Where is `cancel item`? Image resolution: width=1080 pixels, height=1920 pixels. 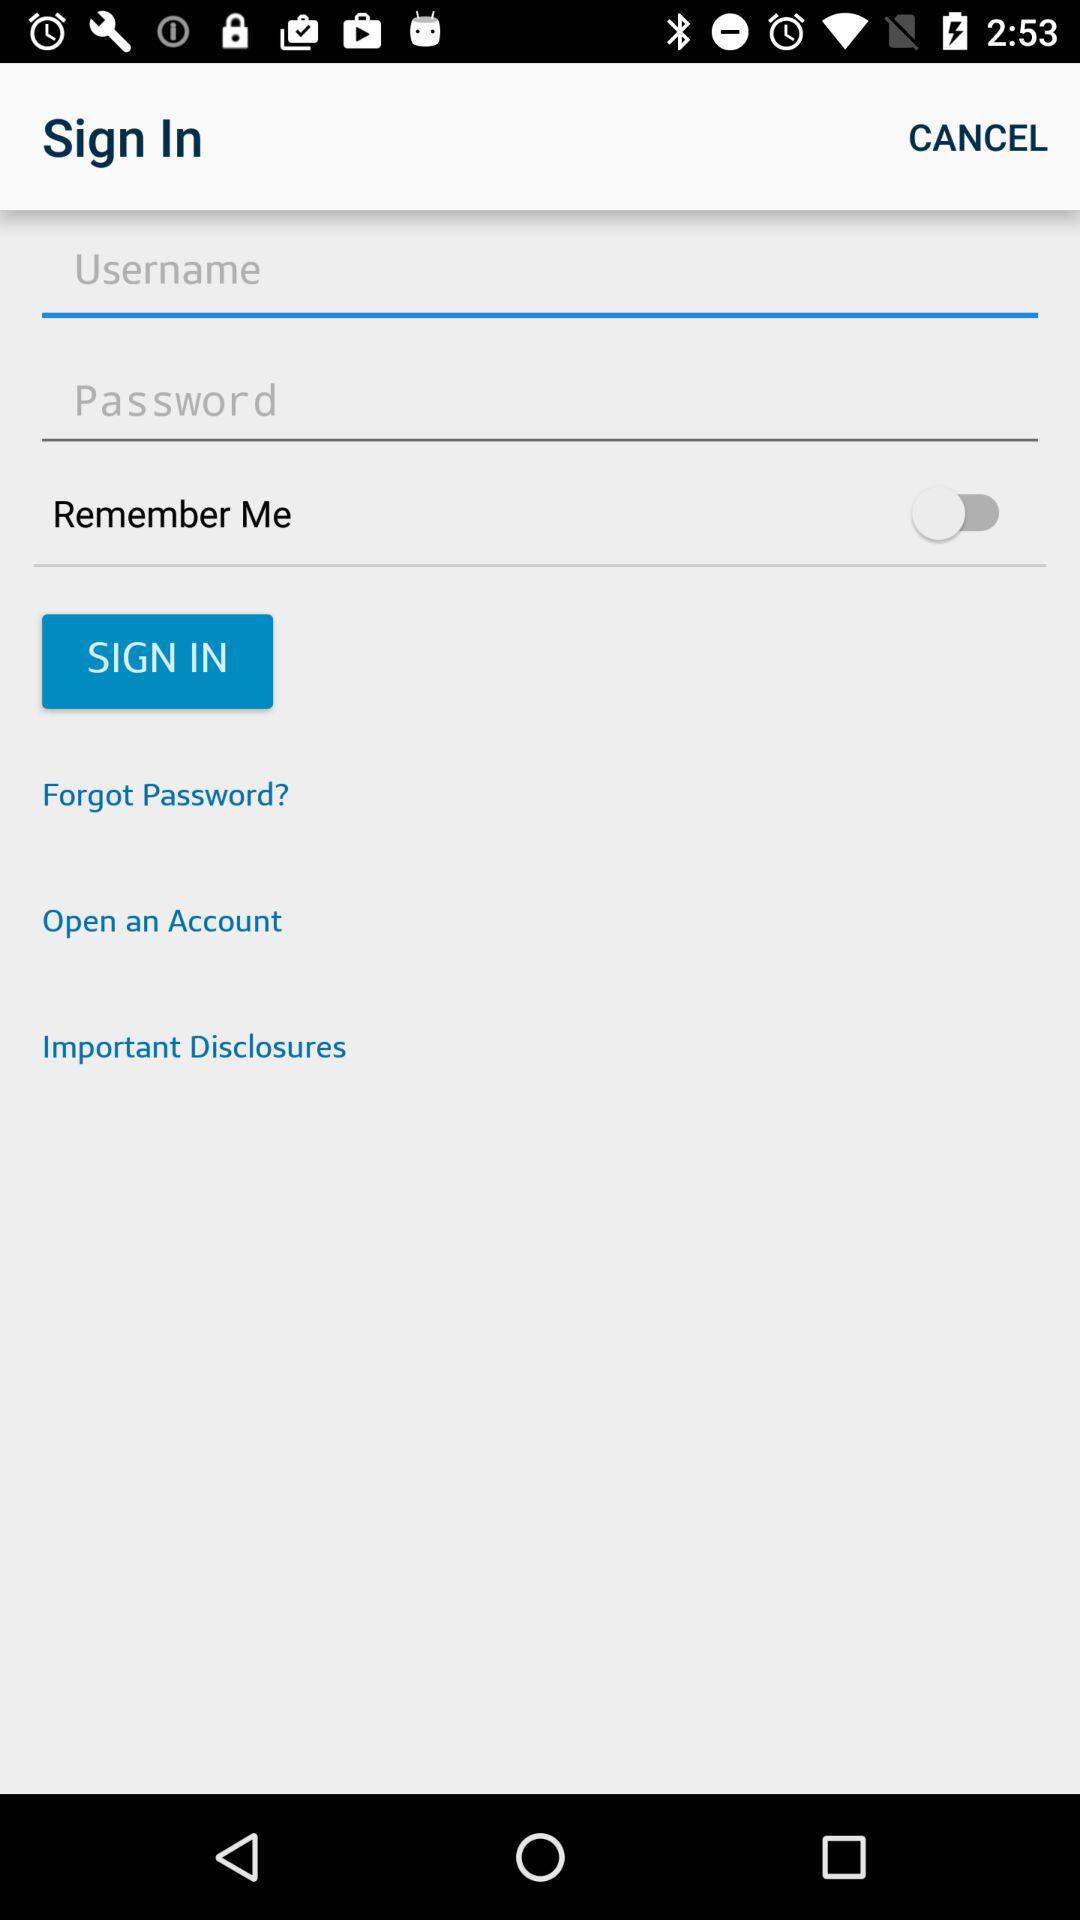 cancel item is located at coordinates (977, 135).